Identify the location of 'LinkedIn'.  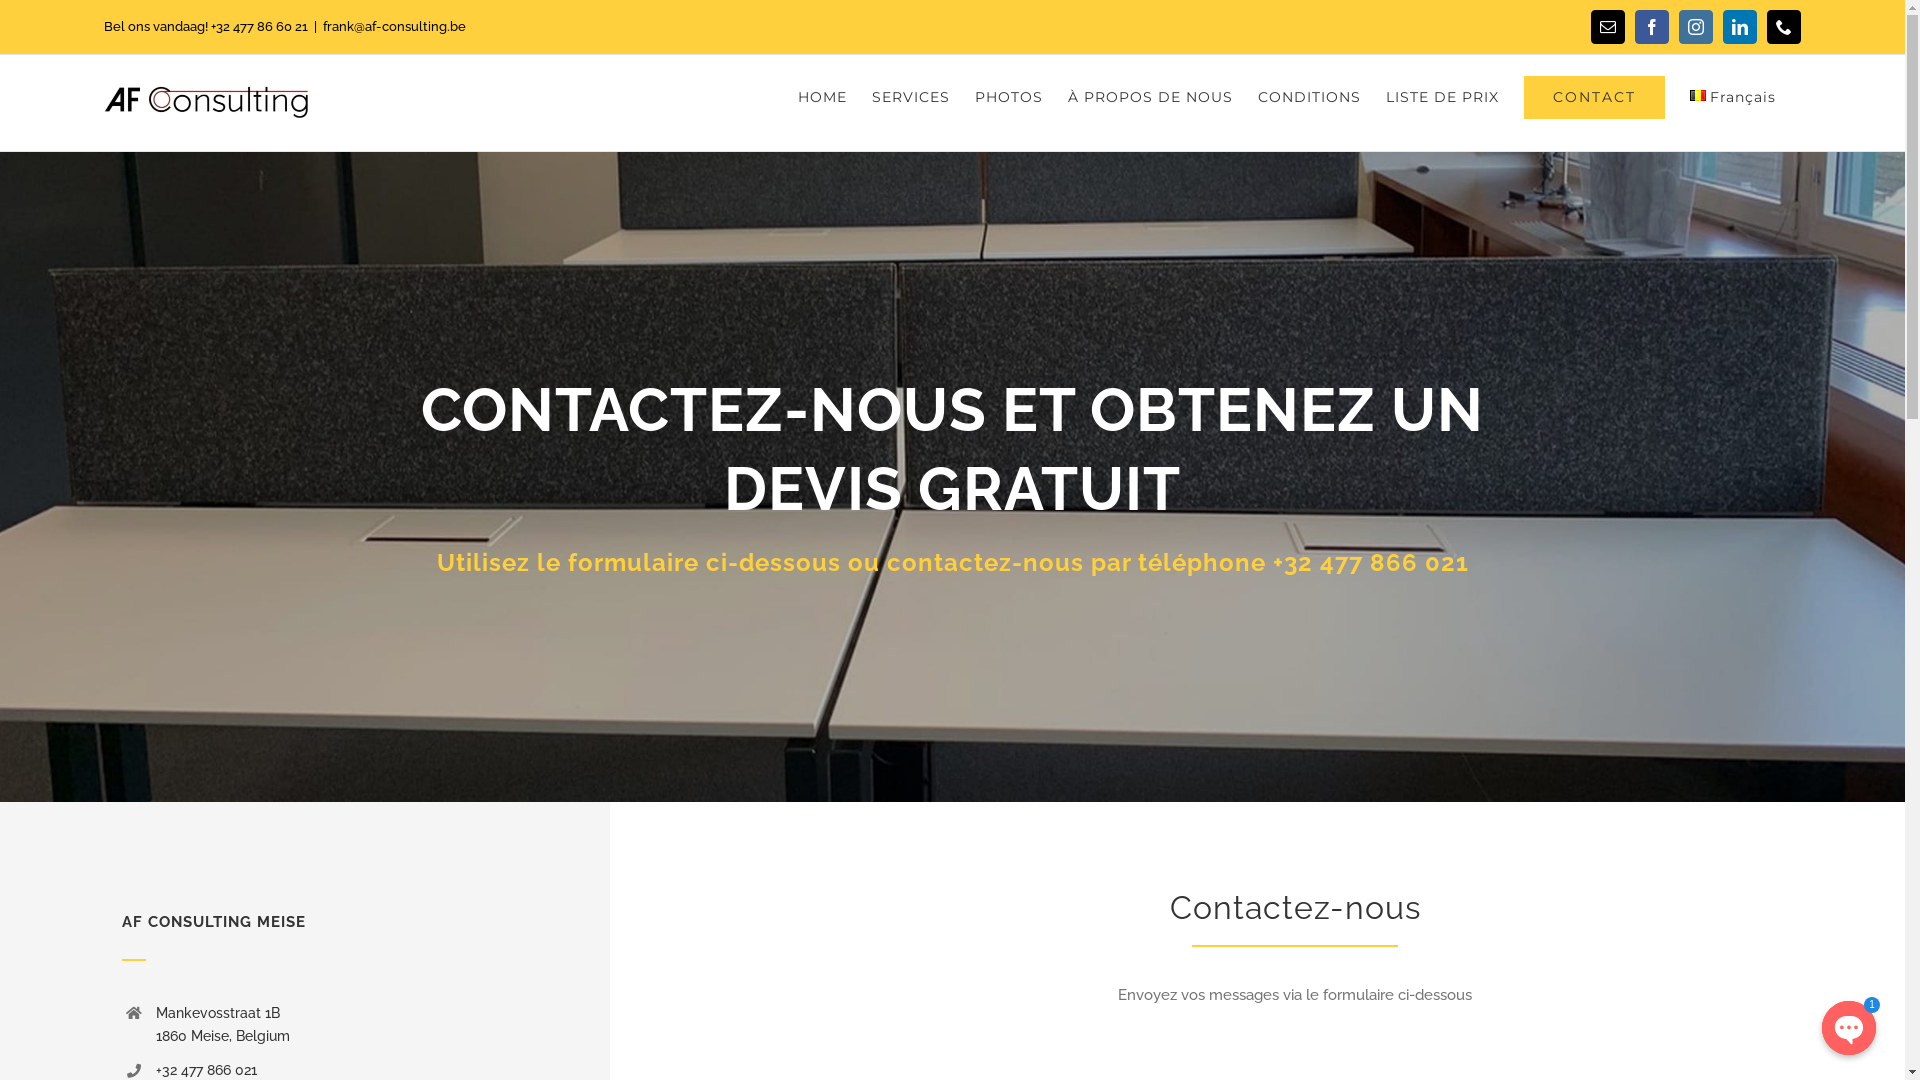
(1738, 27).